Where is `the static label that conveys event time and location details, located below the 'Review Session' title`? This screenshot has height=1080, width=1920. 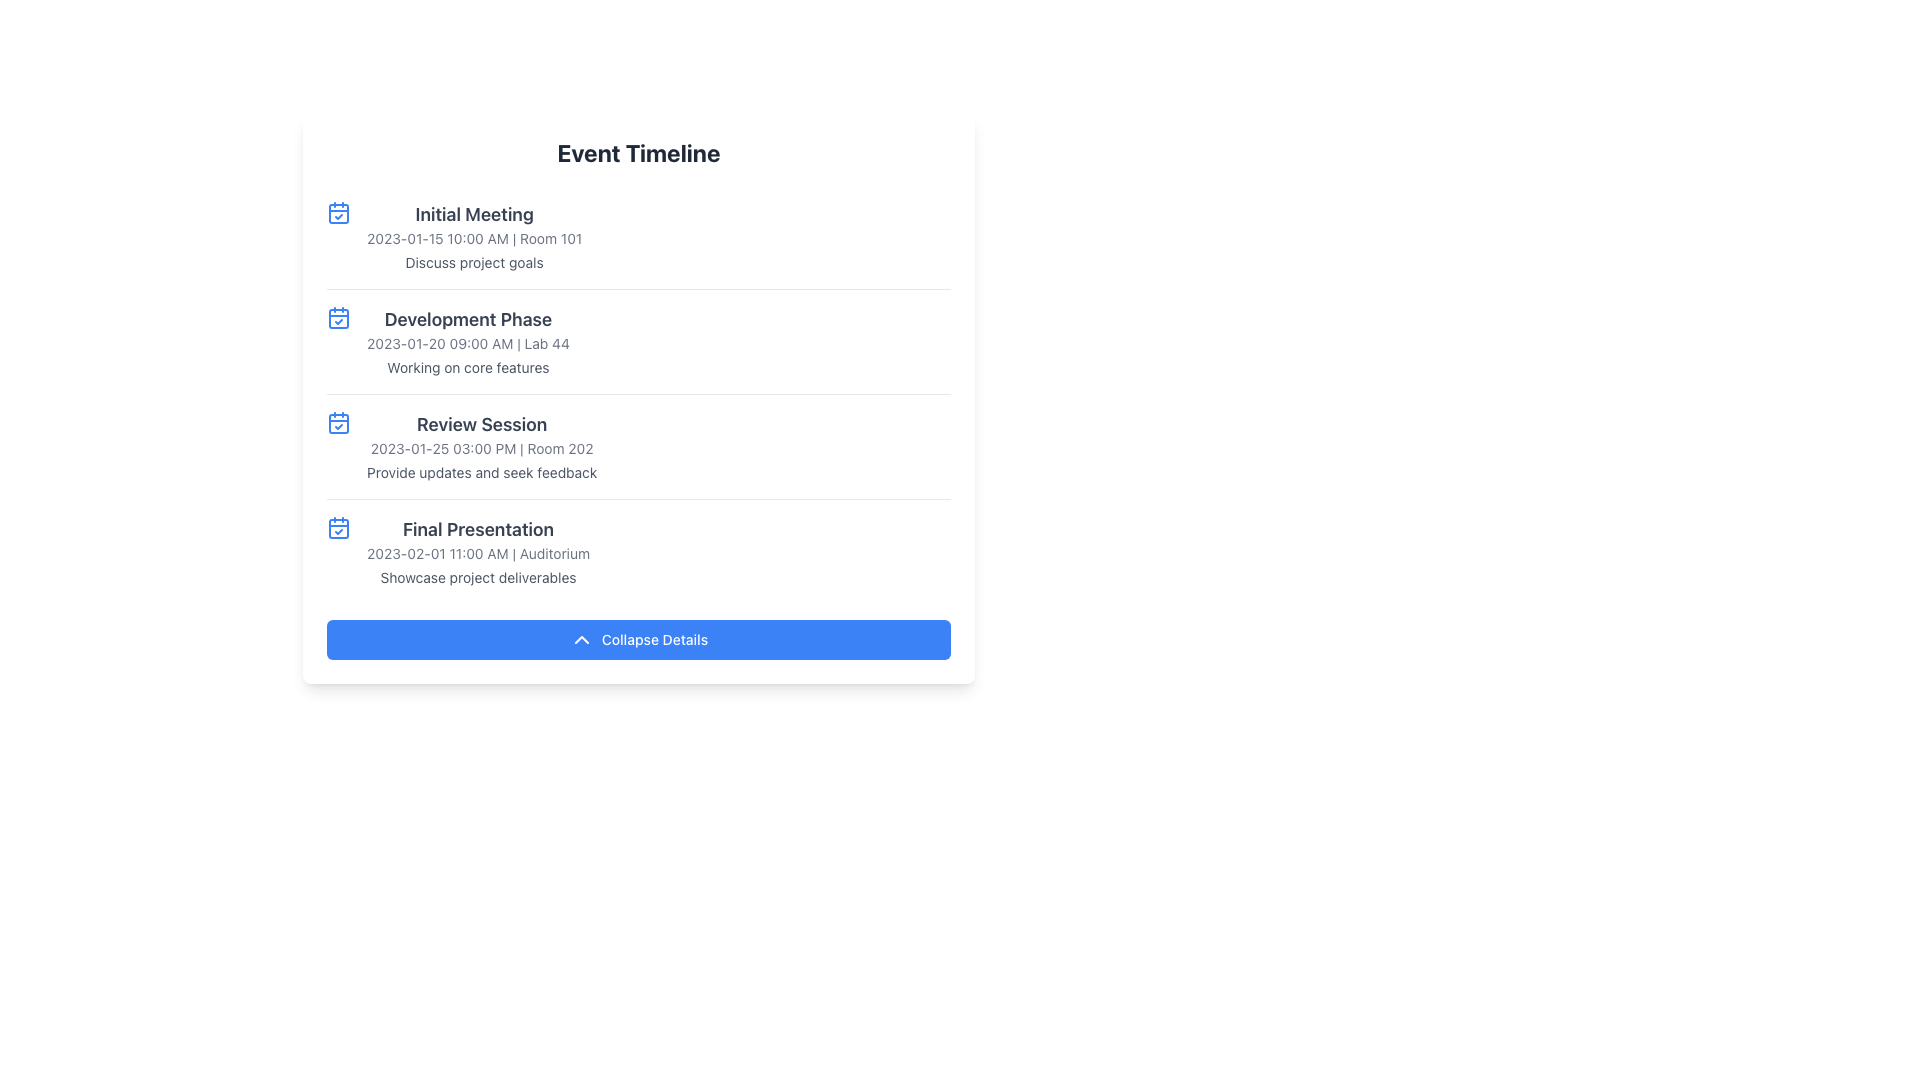
the static label that conveys event time and location details, located below the 'Review Session' title is located at coordinates (482, 447).